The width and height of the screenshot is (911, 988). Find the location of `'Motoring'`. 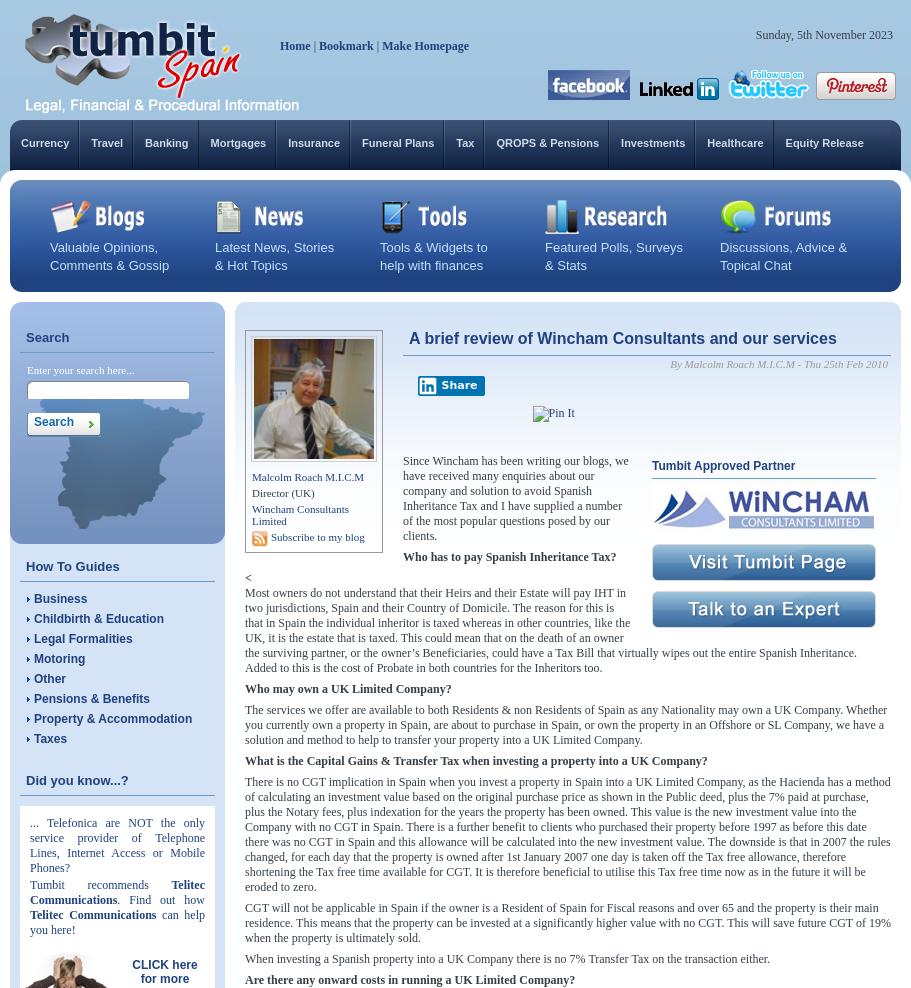

'Motoring' is located at coordinates (58, 657).